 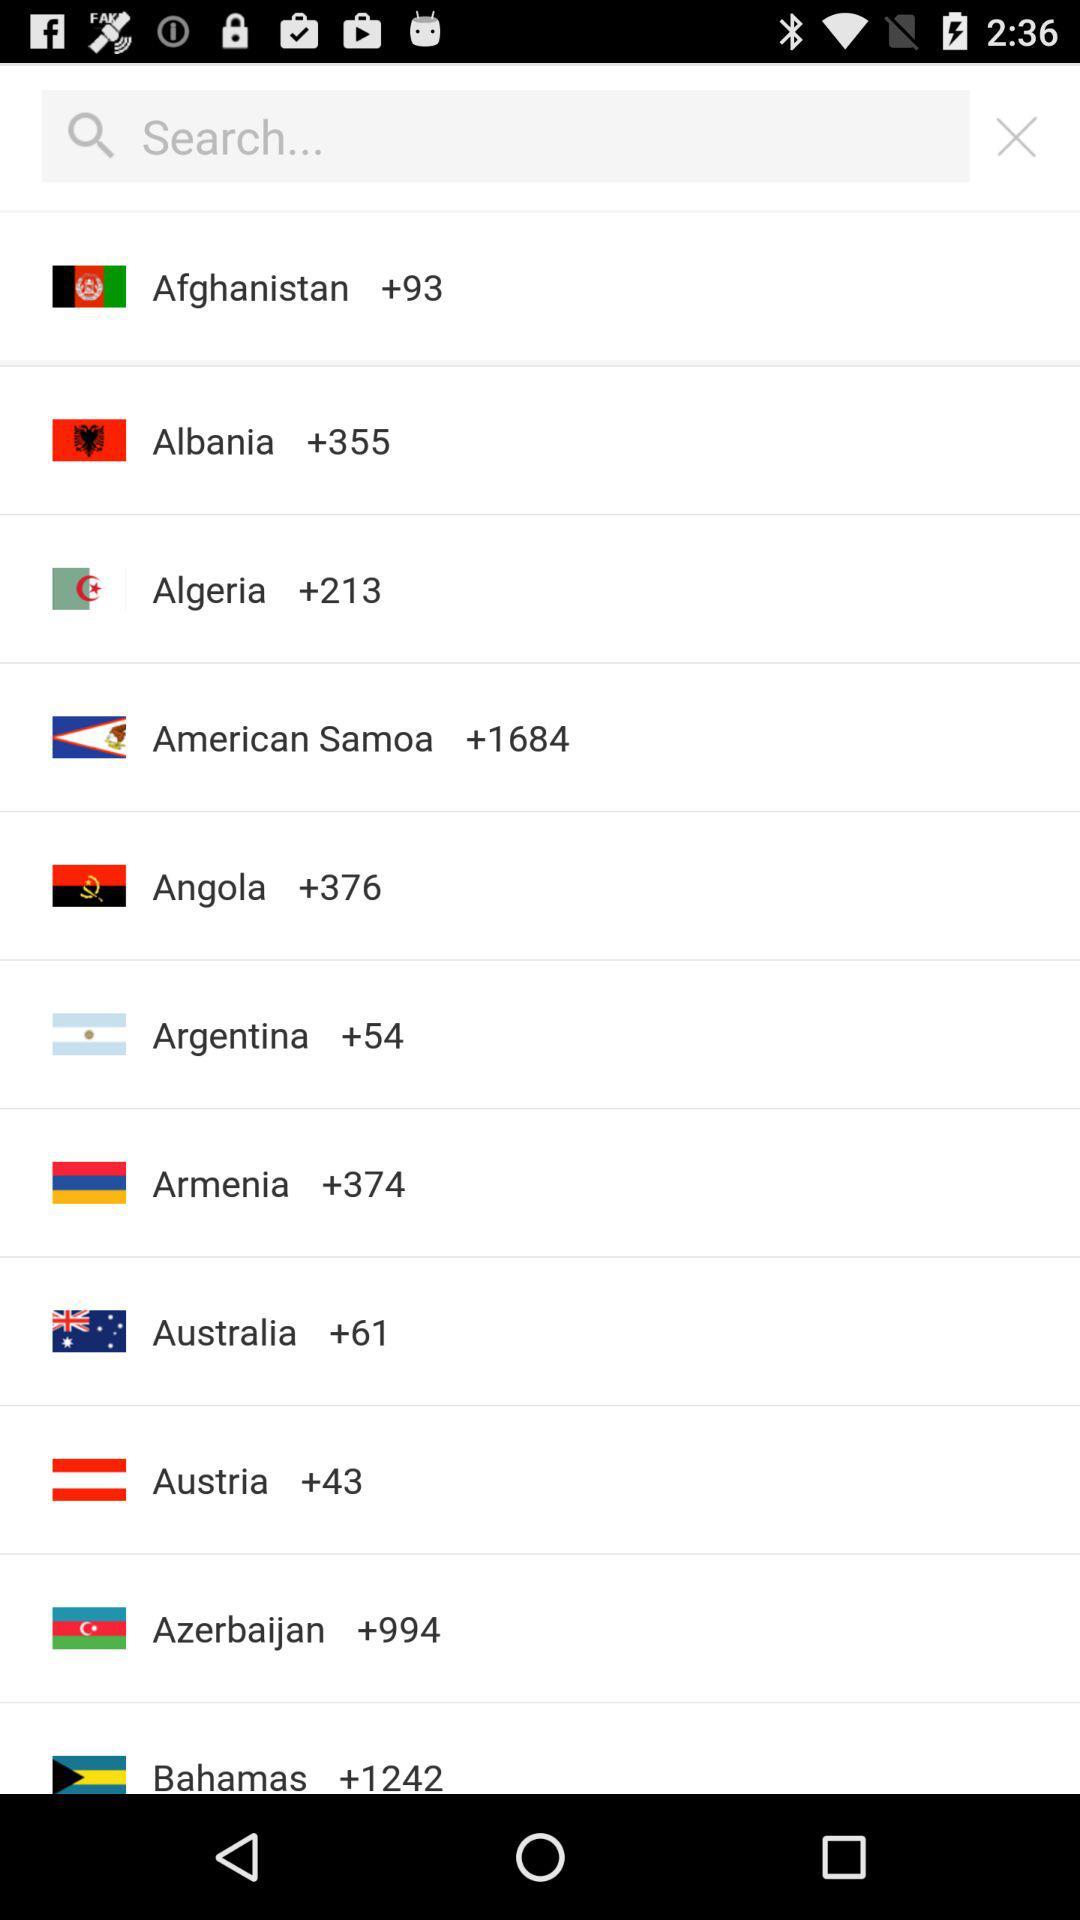 I want to click on icon next to the +374 app, so click(x=221, y=1182).